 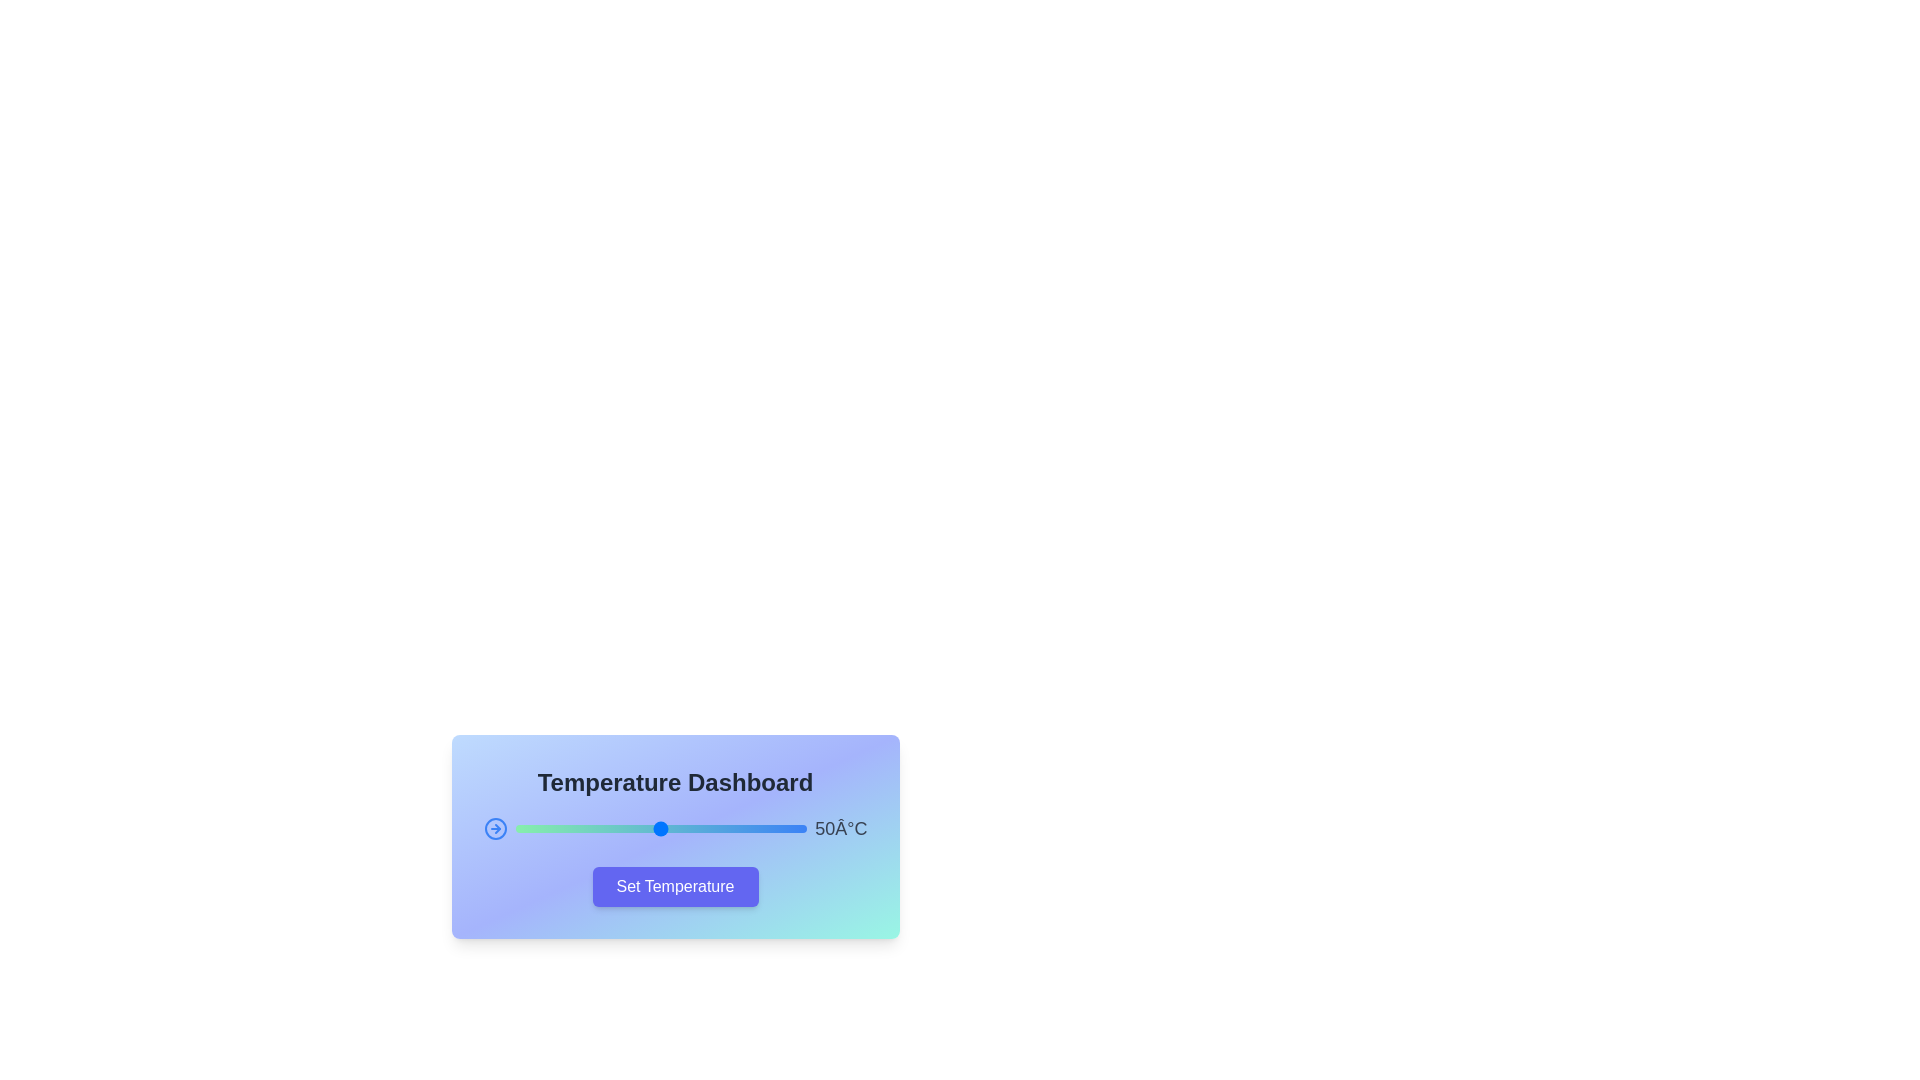 What do you see at coordinates (652, 829) in the screenshot?
I see `the slider to set the temperature to 47°C` at bounding box center [652, 829].